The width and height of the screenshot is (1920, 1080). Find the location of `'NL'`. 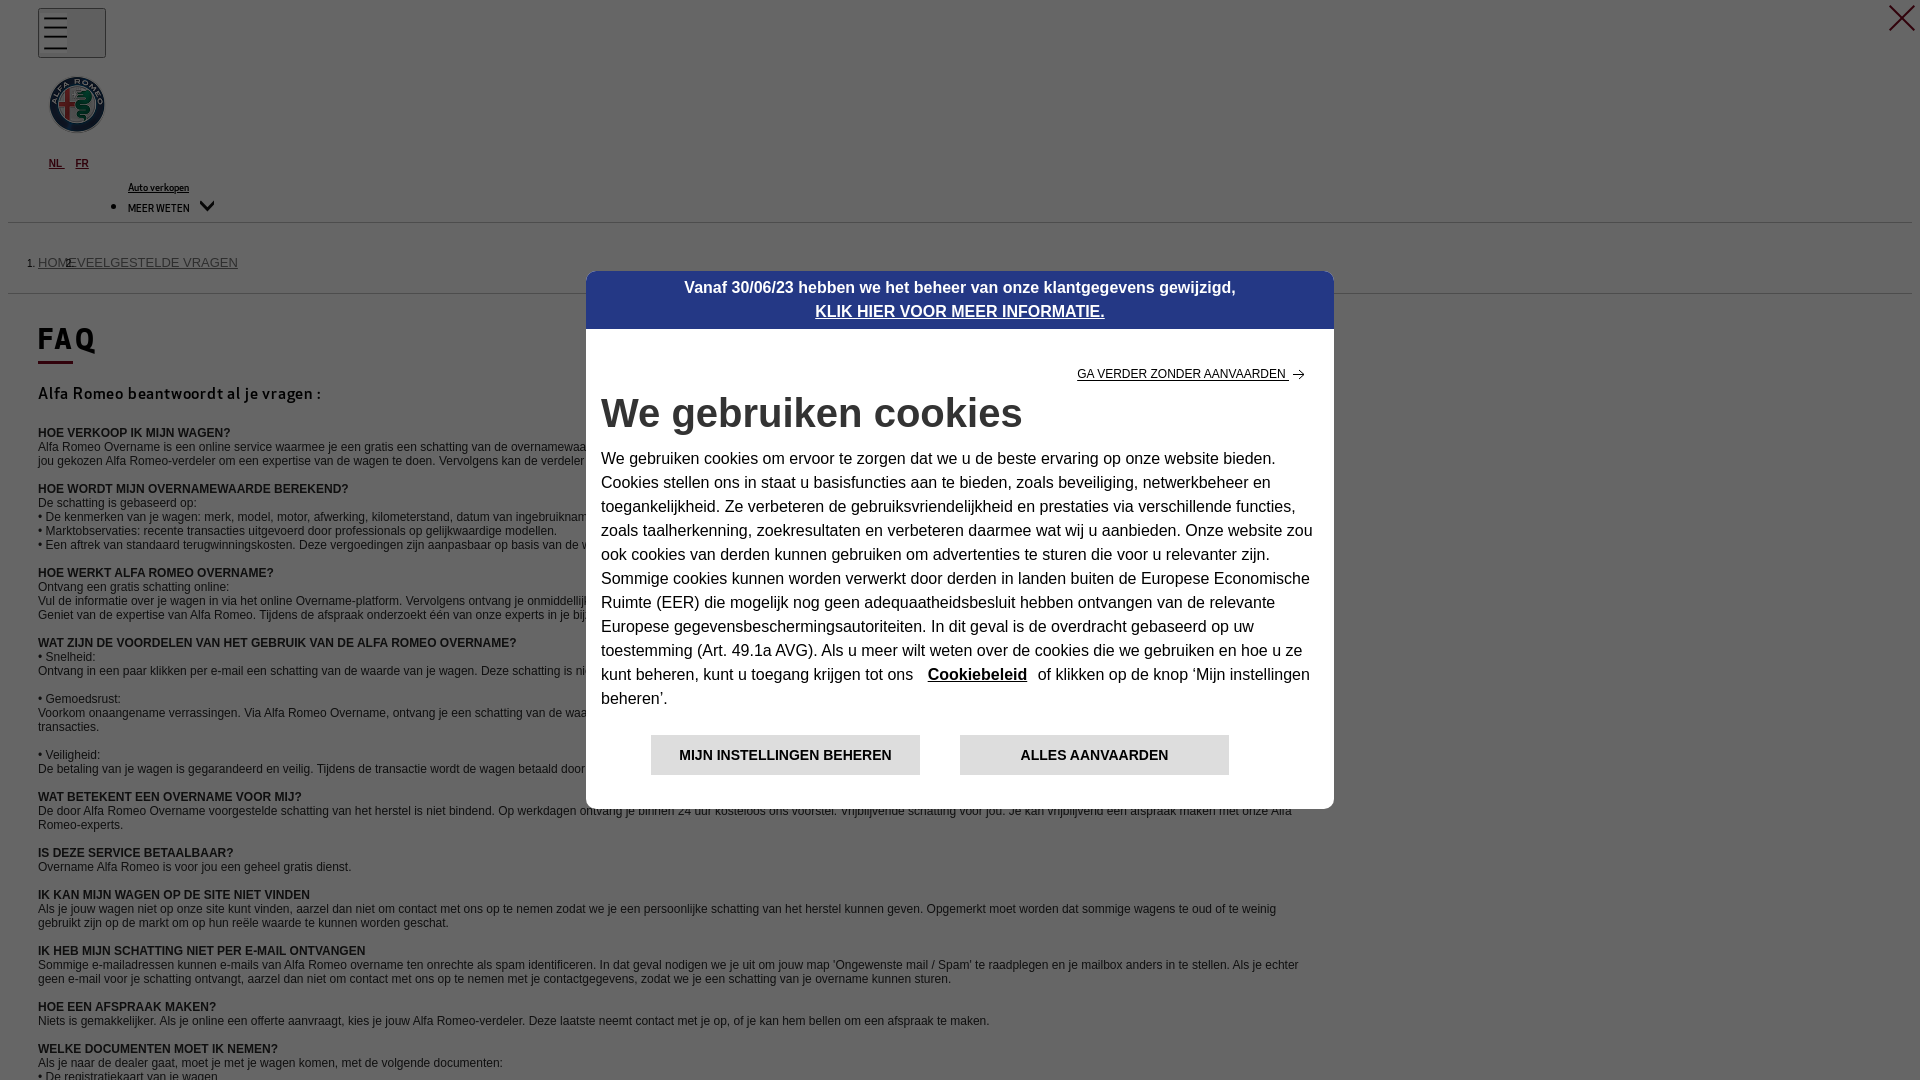

'NL' is located at coordinates (57, 162).